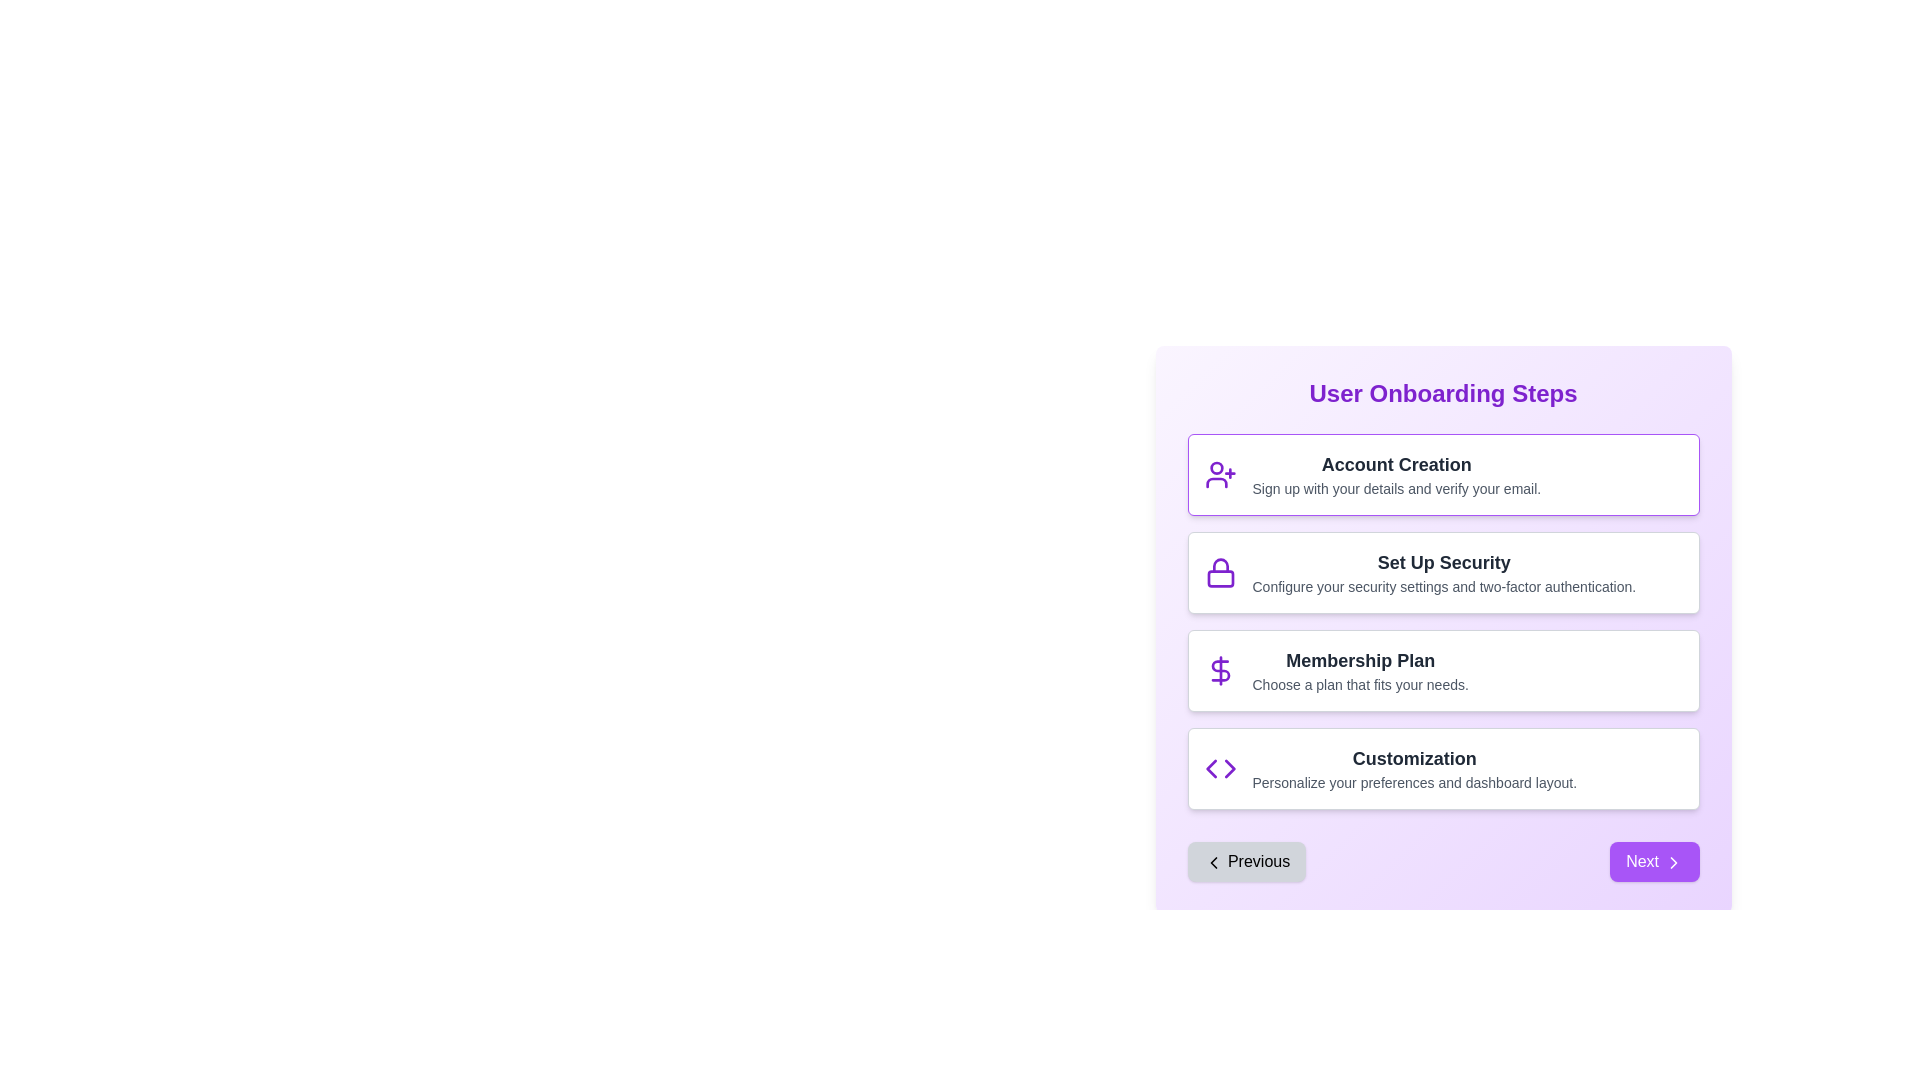 Image resolution: width=1920 pixels, height=1080 pixels. Describe the element at coordinates (1219, 767) in the screenshot. I see `the SVG Icon representing the 'Customization' step, located on the left side of the card labeled 'Customization' in the onboarding steps list` at that location.